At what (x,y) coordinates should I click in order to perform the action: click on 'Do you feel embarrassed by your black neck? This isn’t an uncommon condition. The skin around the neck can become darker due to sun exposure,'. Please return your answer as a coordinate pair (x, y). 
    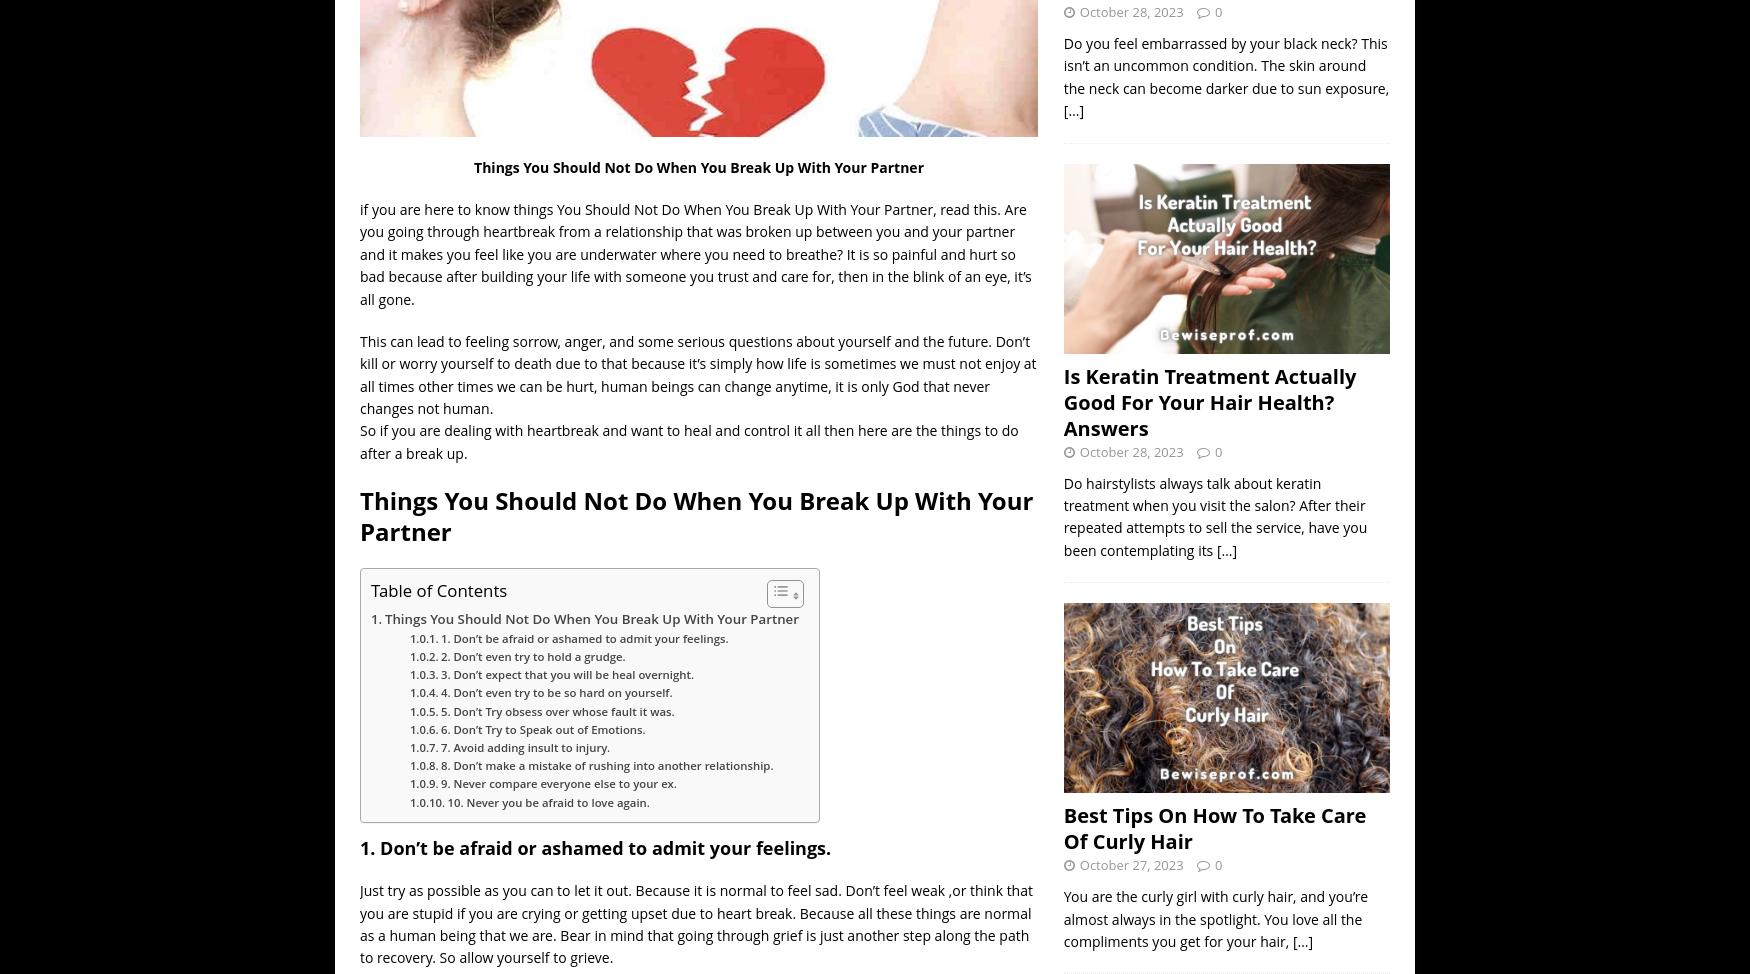
    Looking at the image, I should click on (1226, 64).